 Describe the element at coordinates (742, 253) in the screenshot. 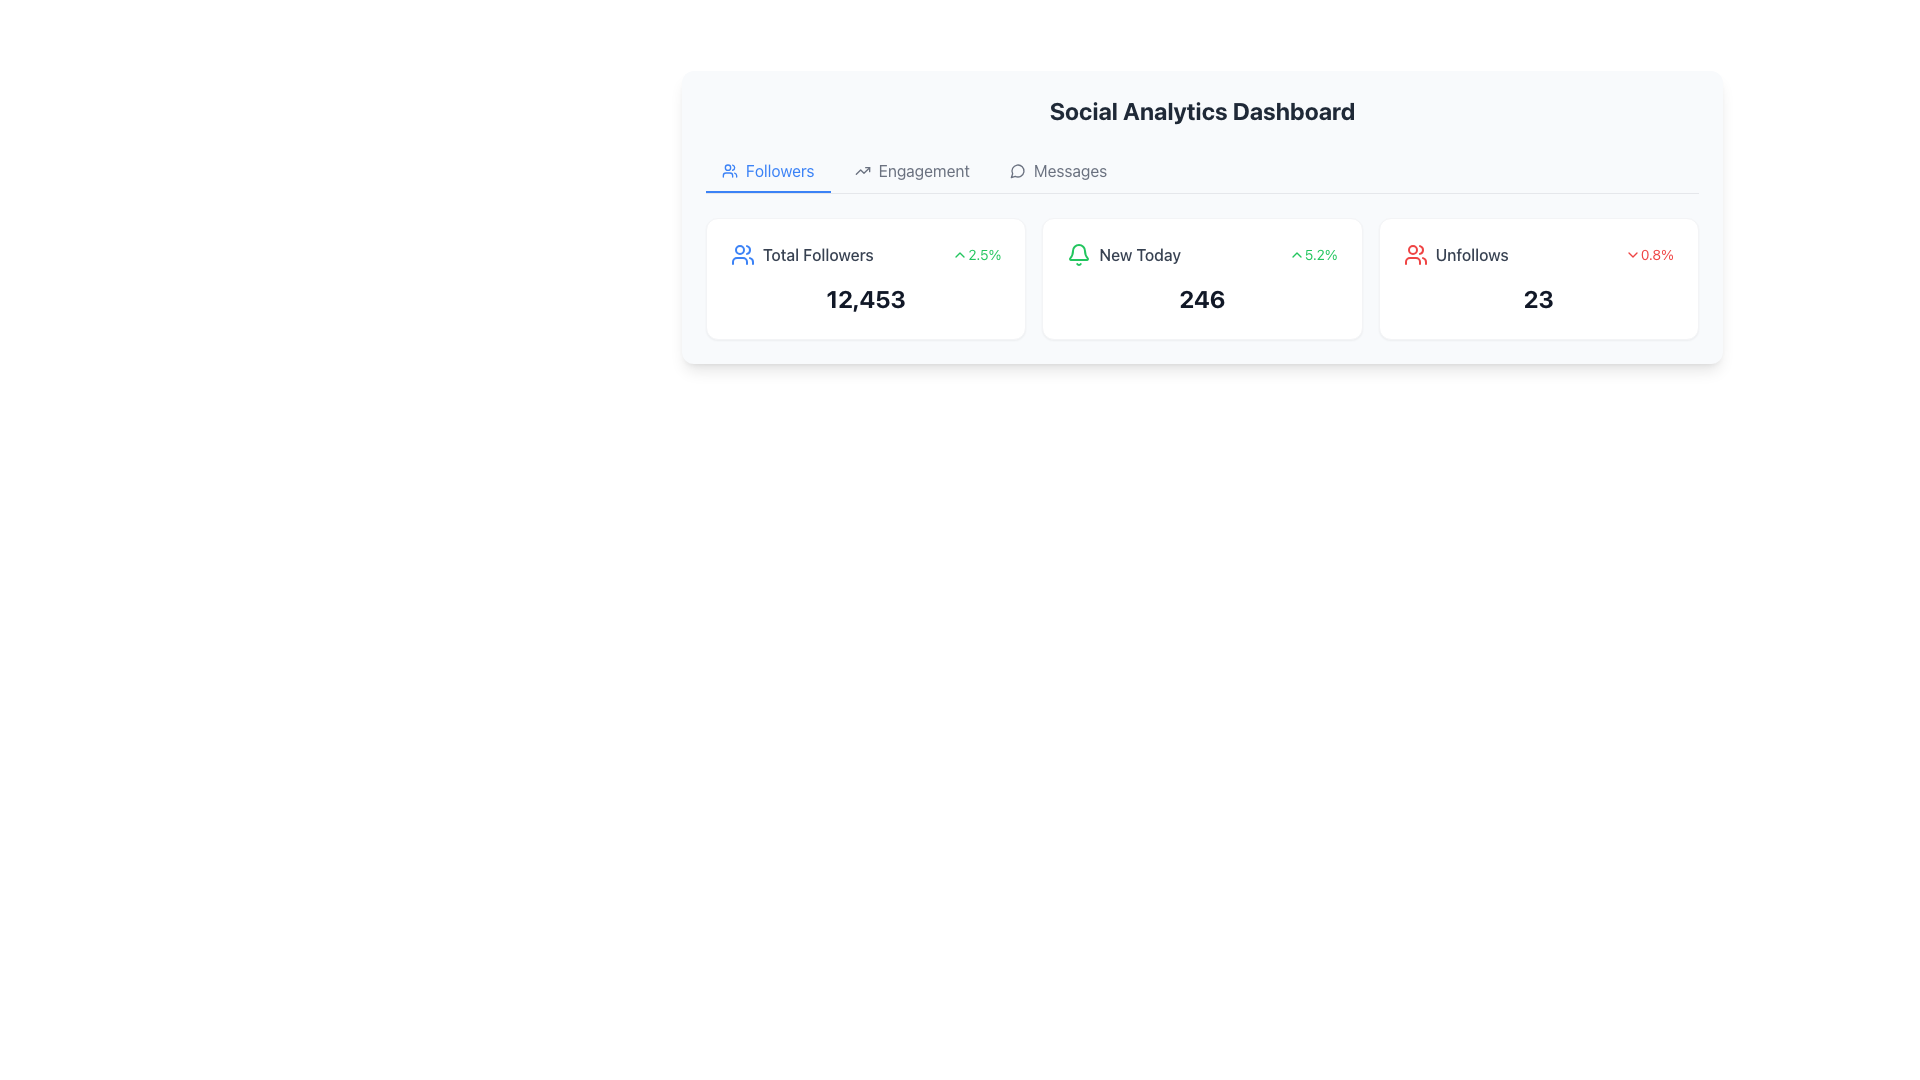

I see `the blue icon representing two user figures, which is located to the left of the 'Total Followers' text in the first card on the dashboard` at that location.